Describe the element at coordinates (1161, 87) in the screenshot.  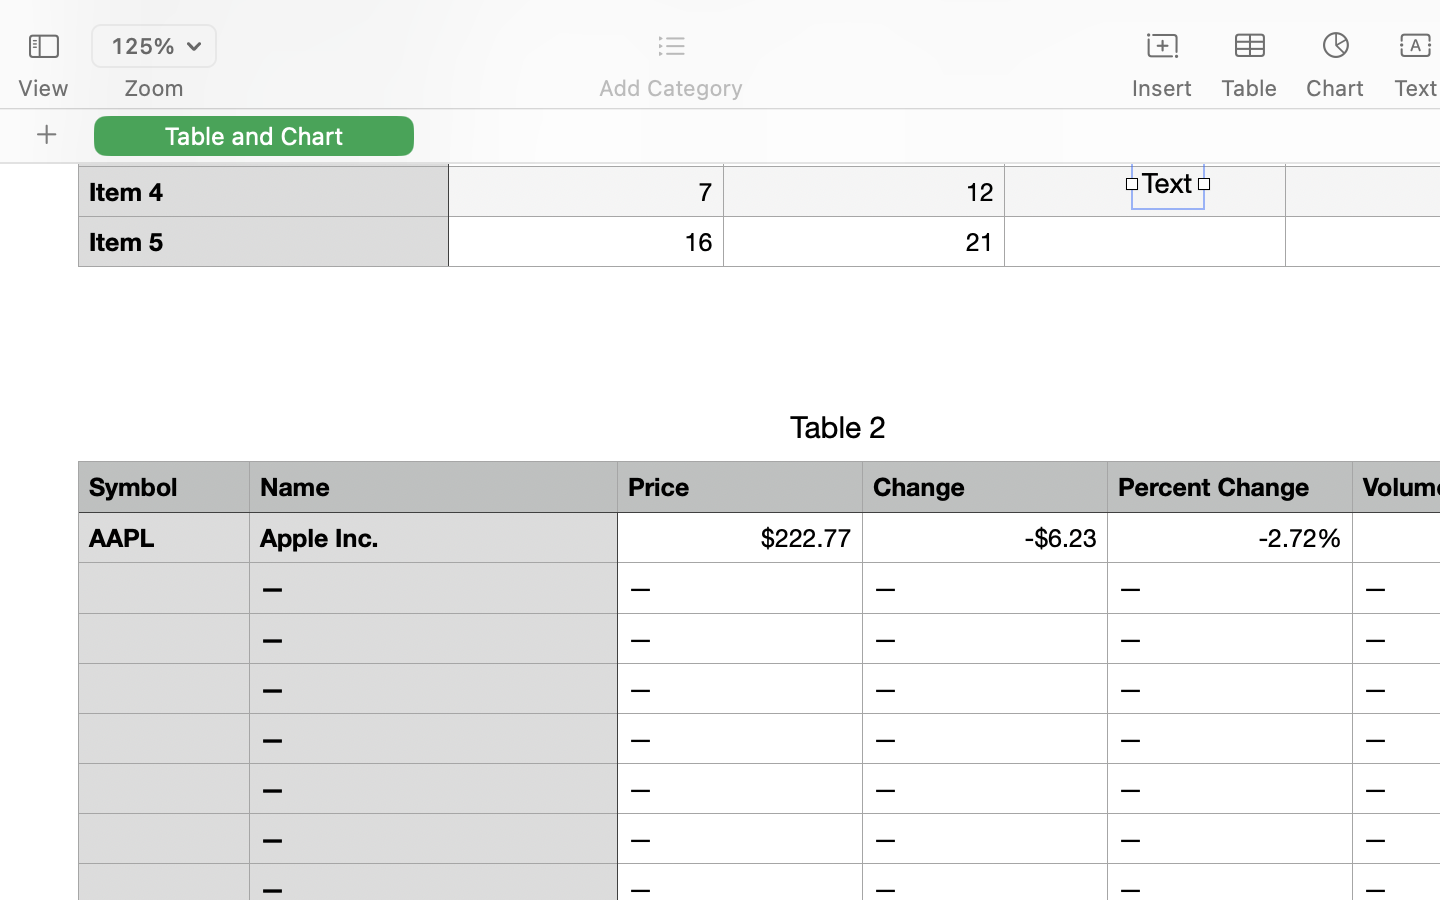
I see `'Insert'` at that location.